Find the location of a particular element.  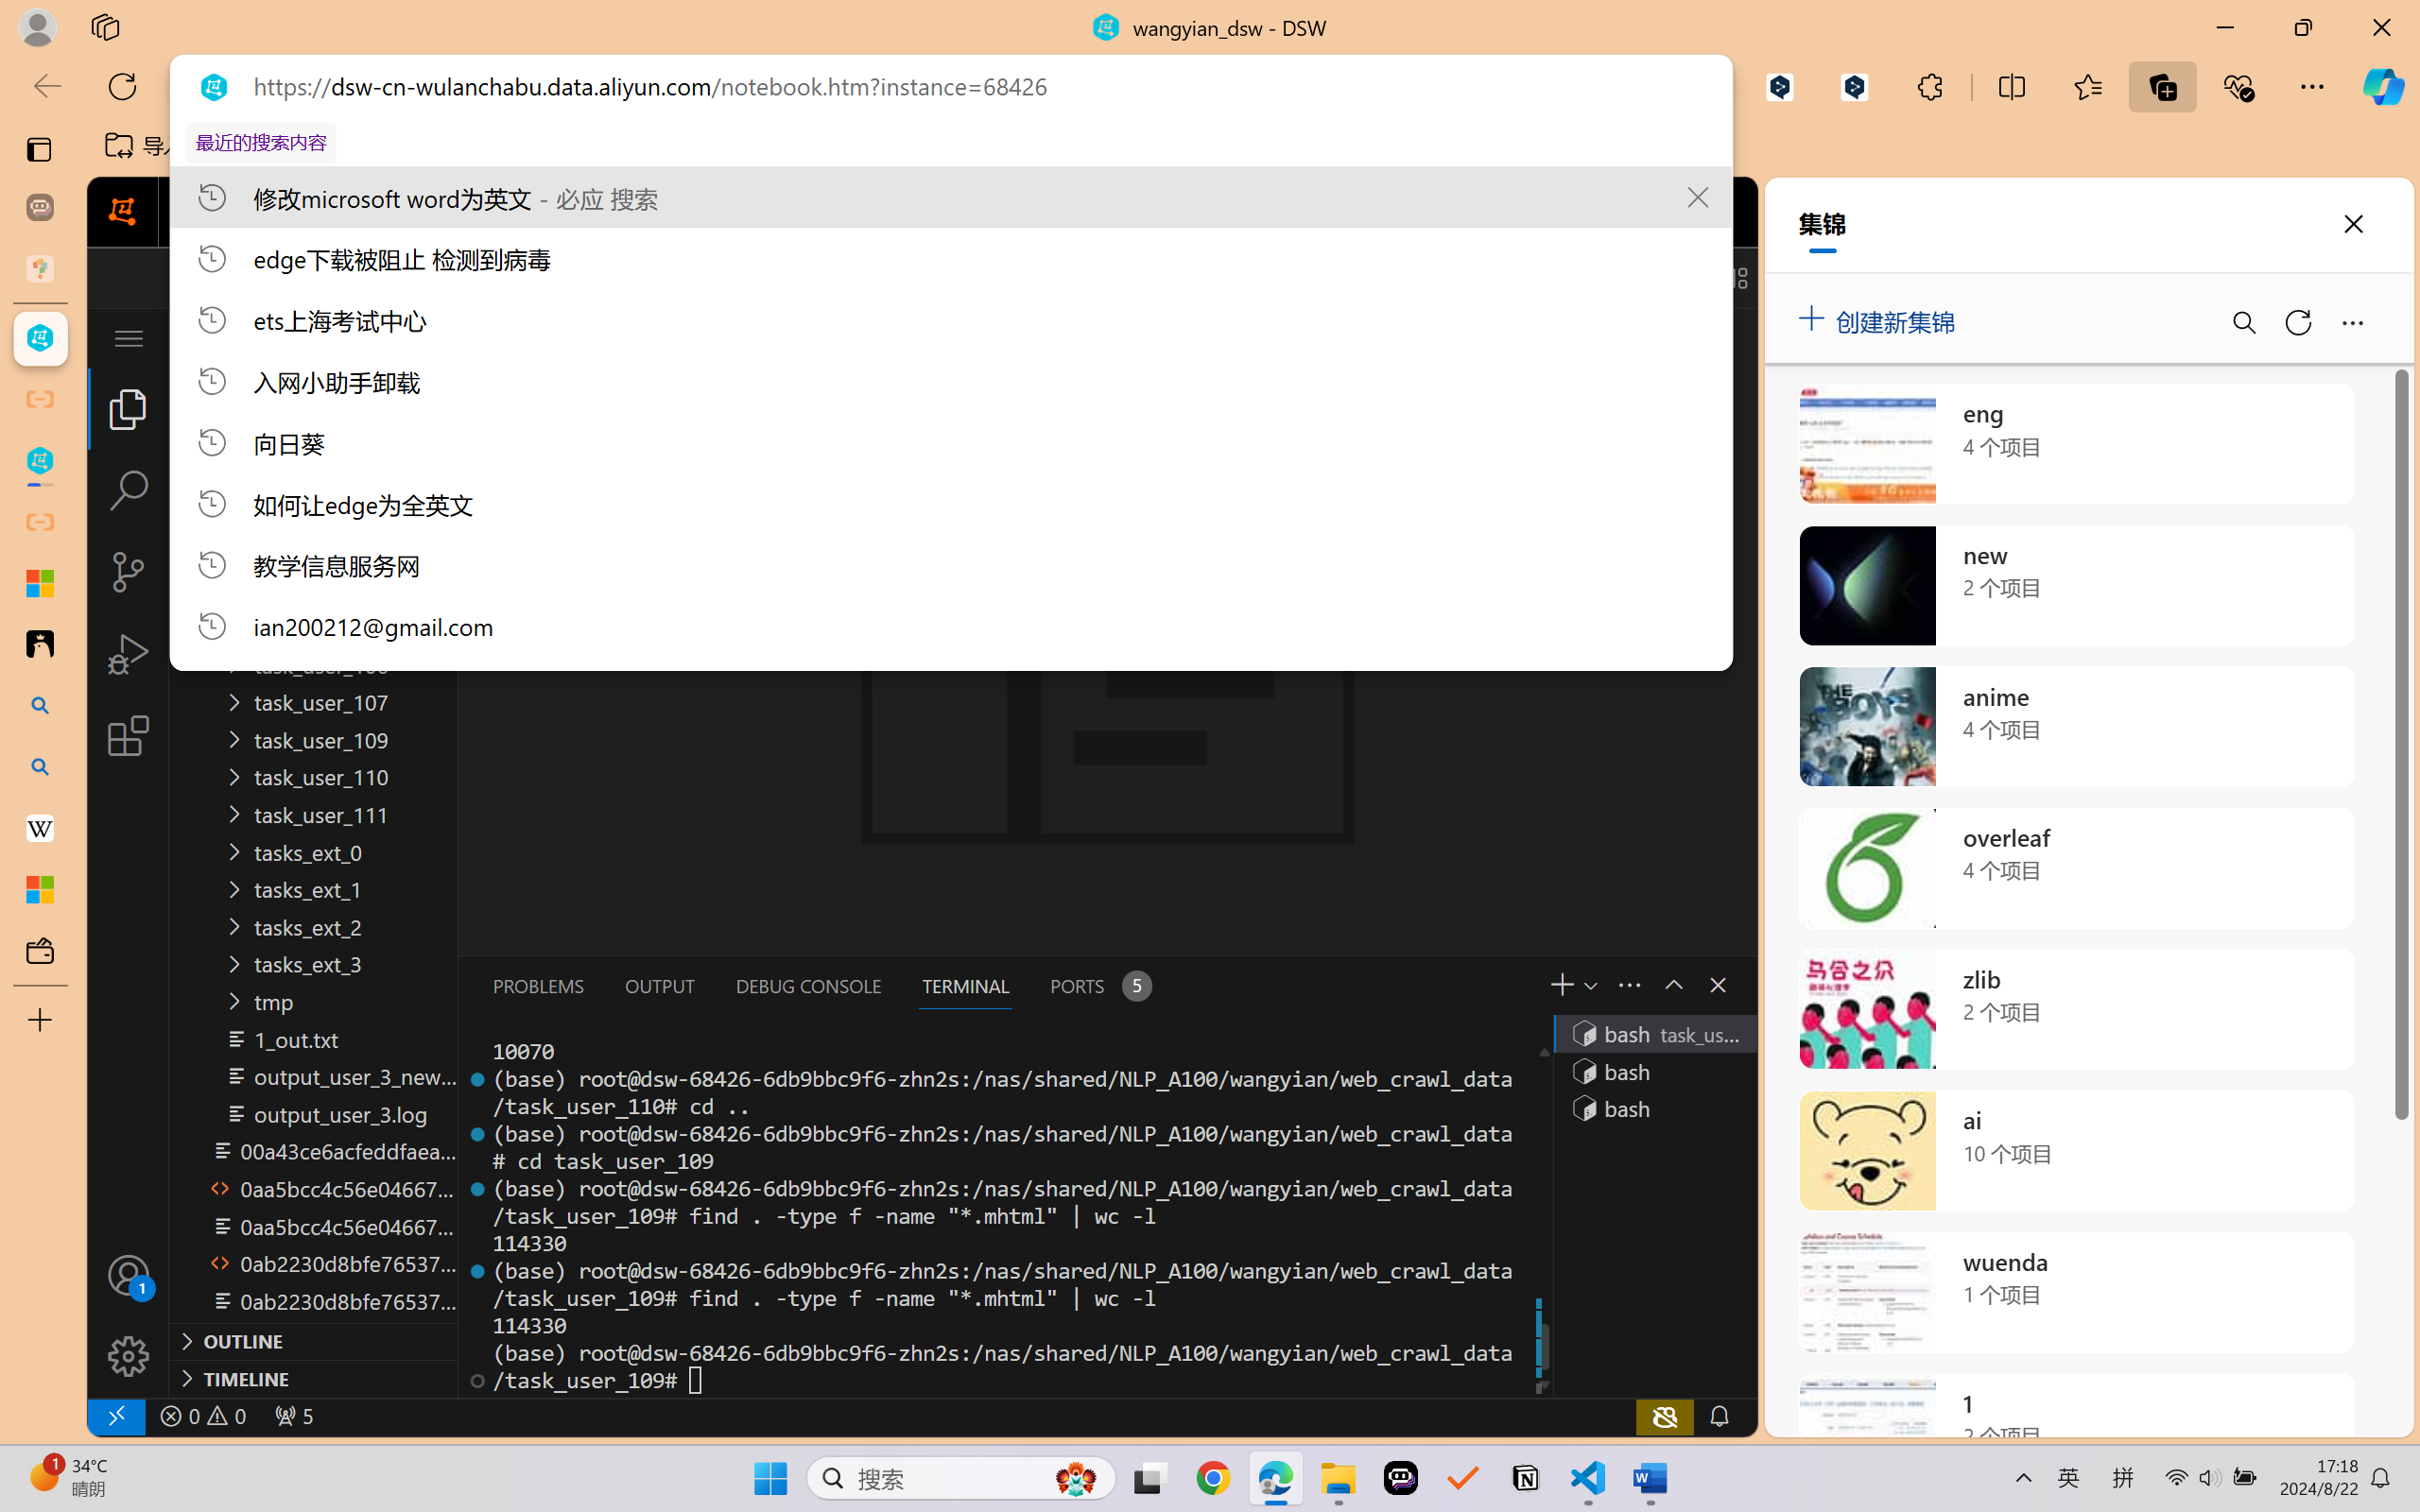

'Views and More Actions...' is located at coordinates (1628, 984).